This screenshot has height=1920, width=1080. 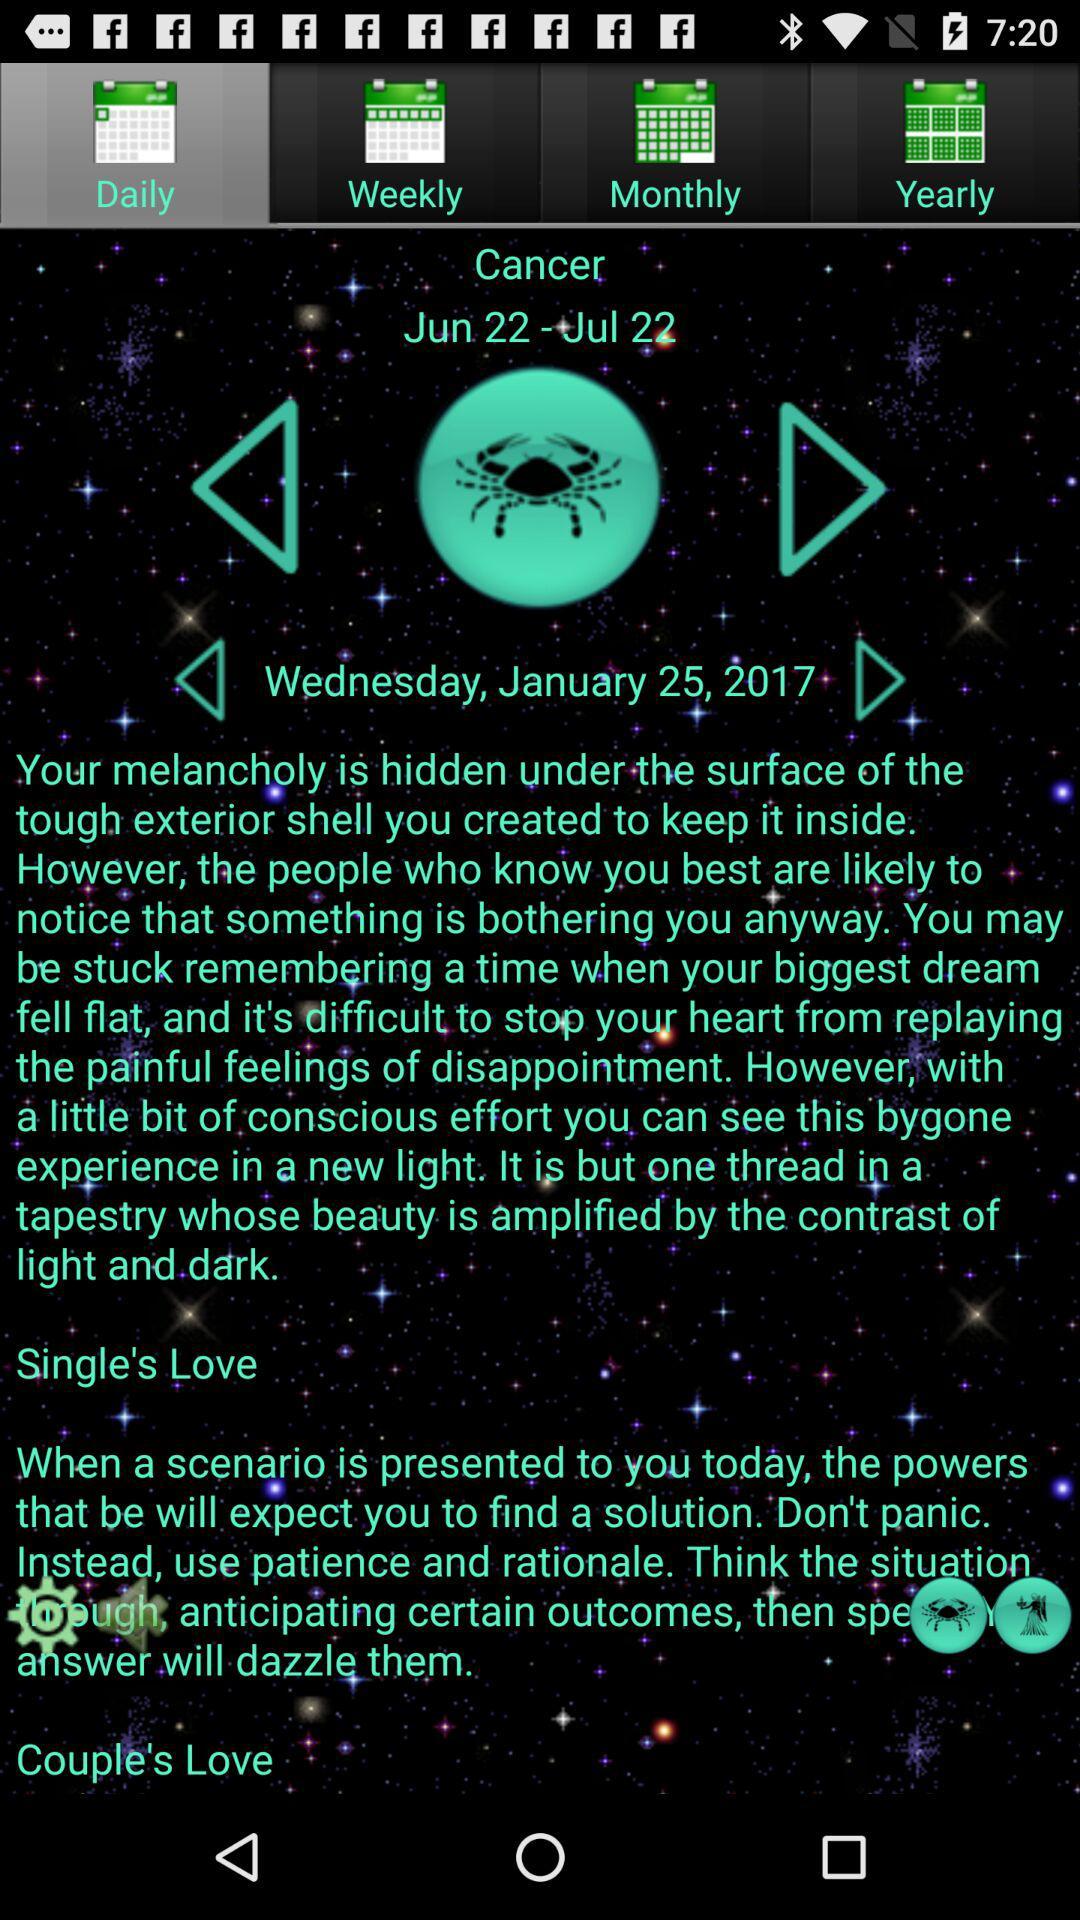 I want to click on next zodiac sign, so click(x=832, y=487).